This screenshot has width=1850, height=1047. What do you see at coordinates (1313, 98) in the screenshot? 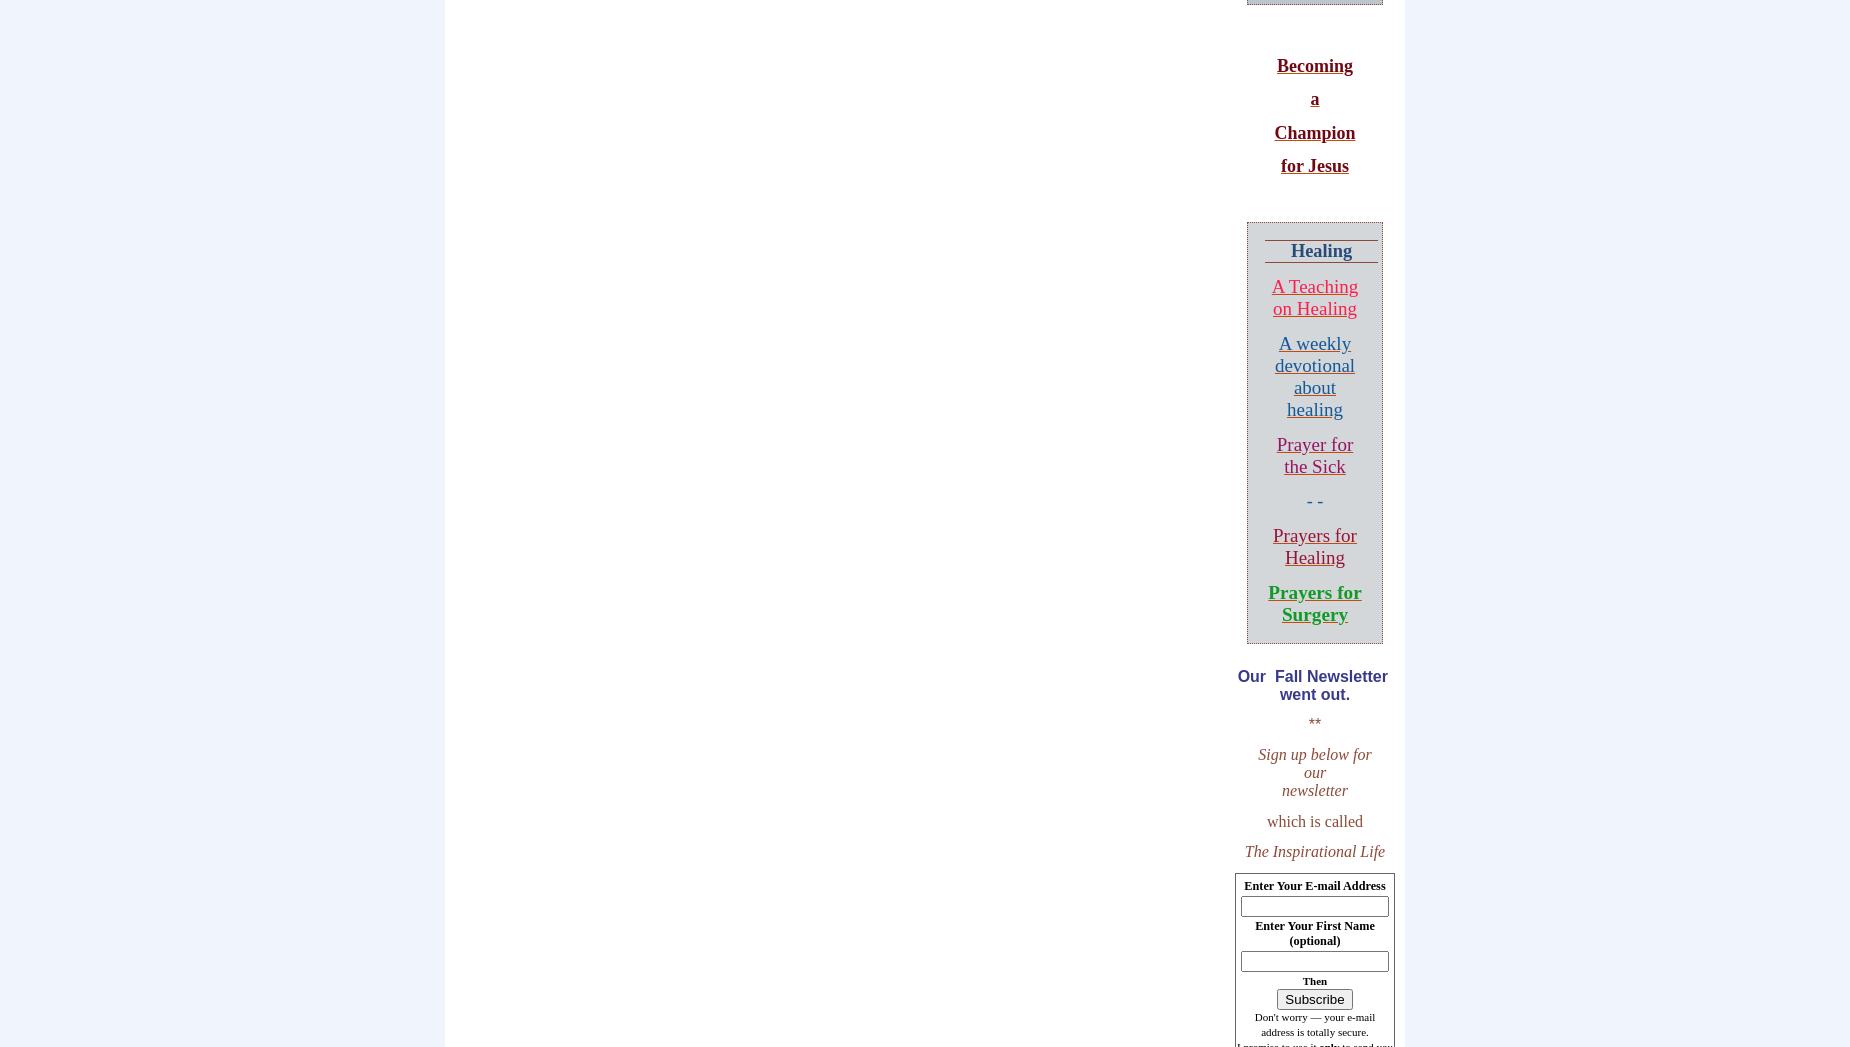
I see `'a'` at bounding box center [1313, 98].